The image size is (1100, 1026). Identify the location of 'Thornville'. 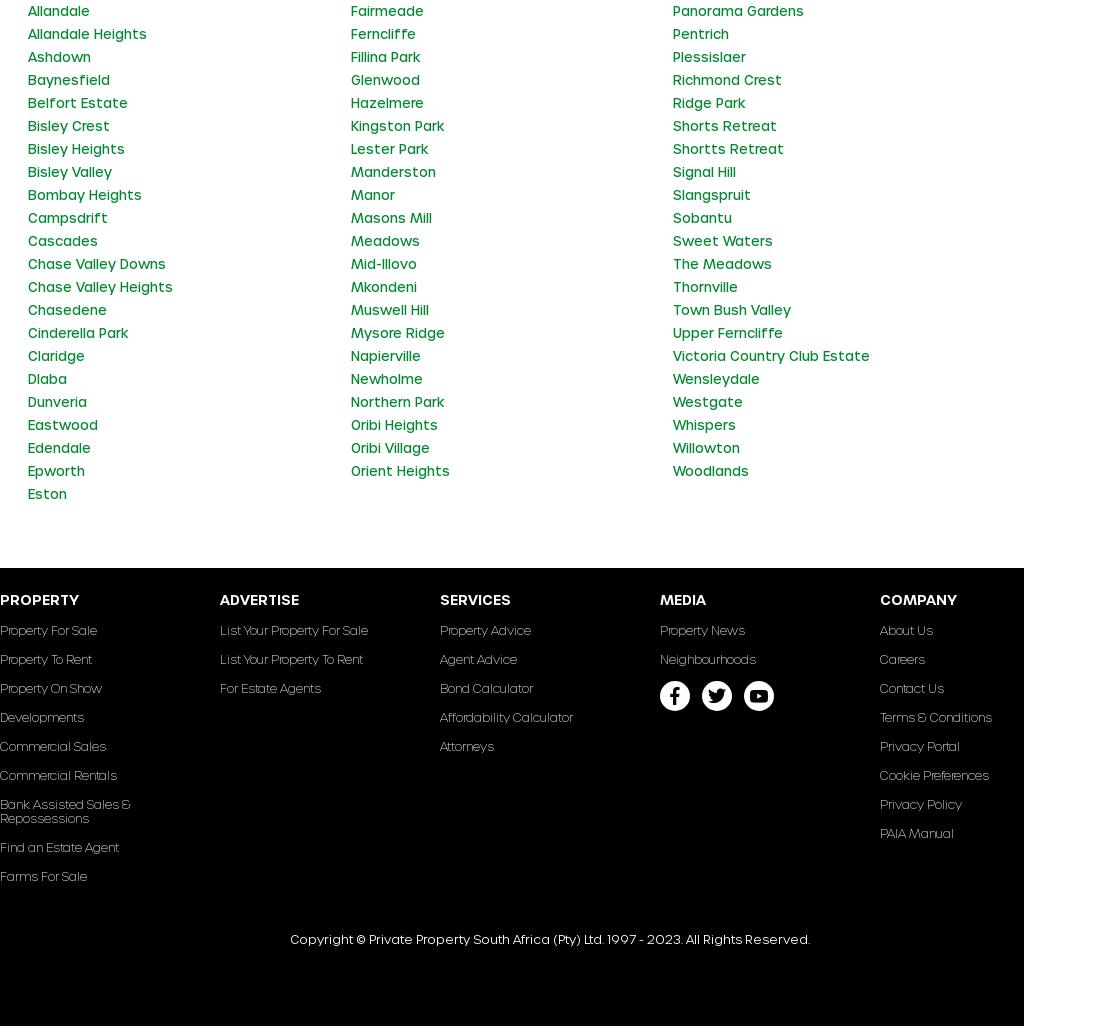
(672, 284).